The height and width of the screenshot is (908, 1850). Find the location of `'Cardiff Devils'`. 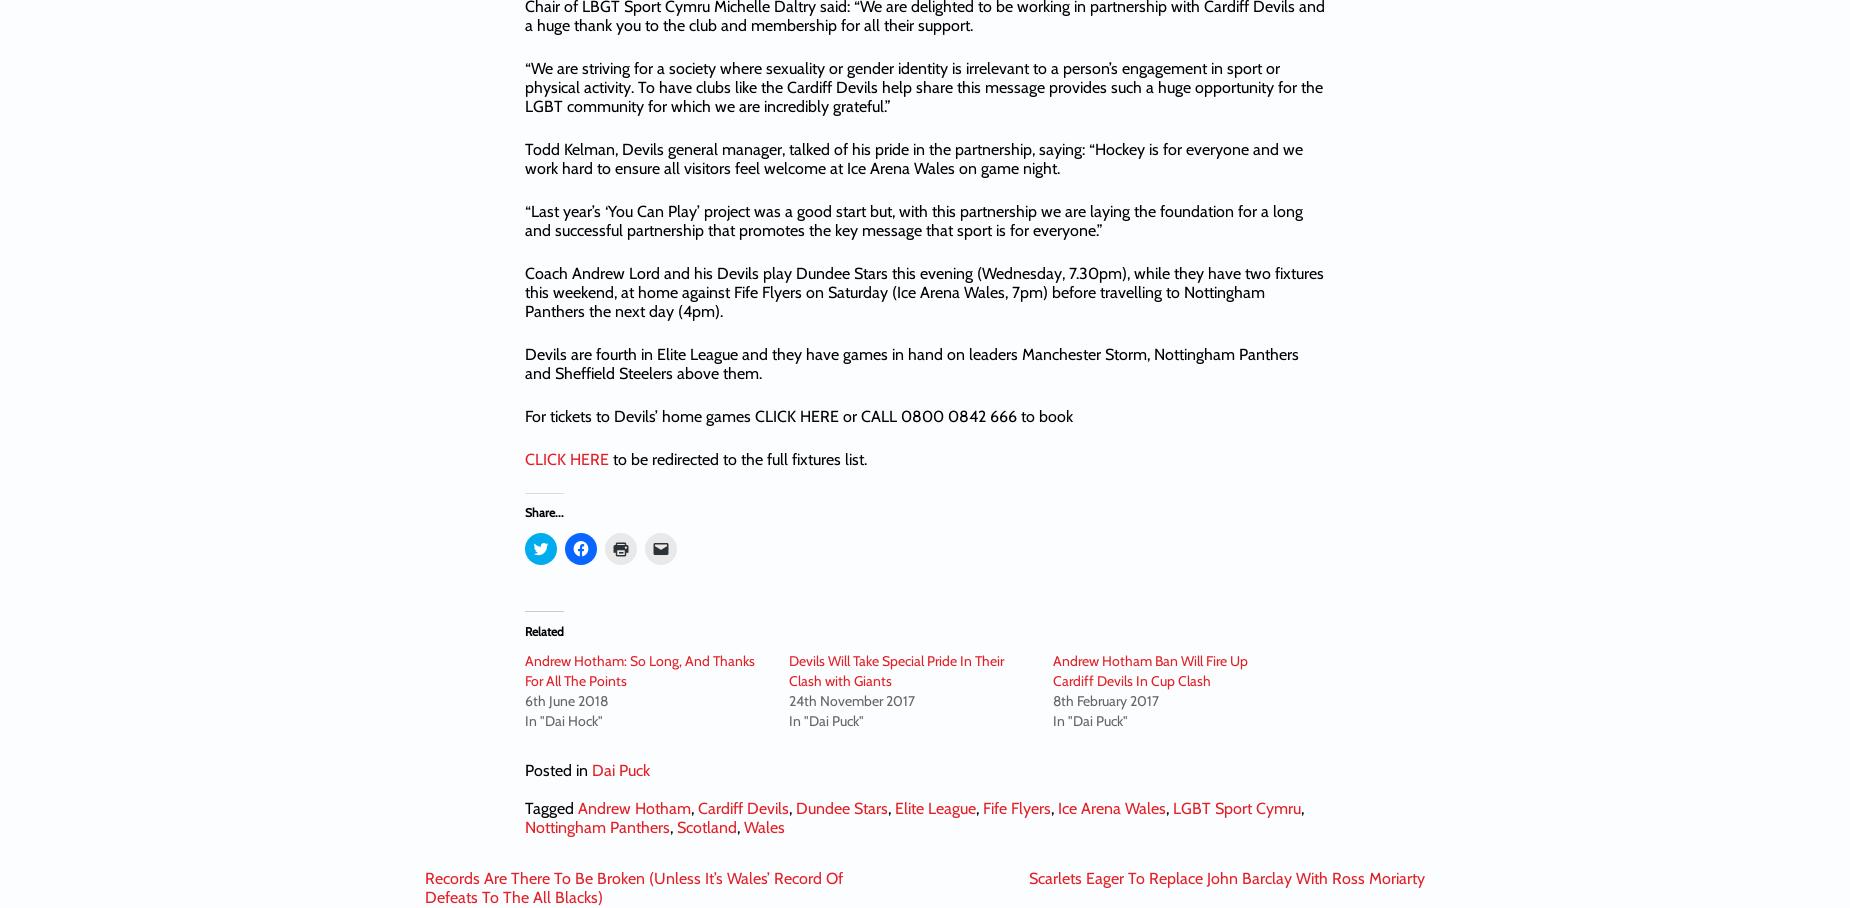

'Cardiff Devils' is located at coordinates (743, 807).